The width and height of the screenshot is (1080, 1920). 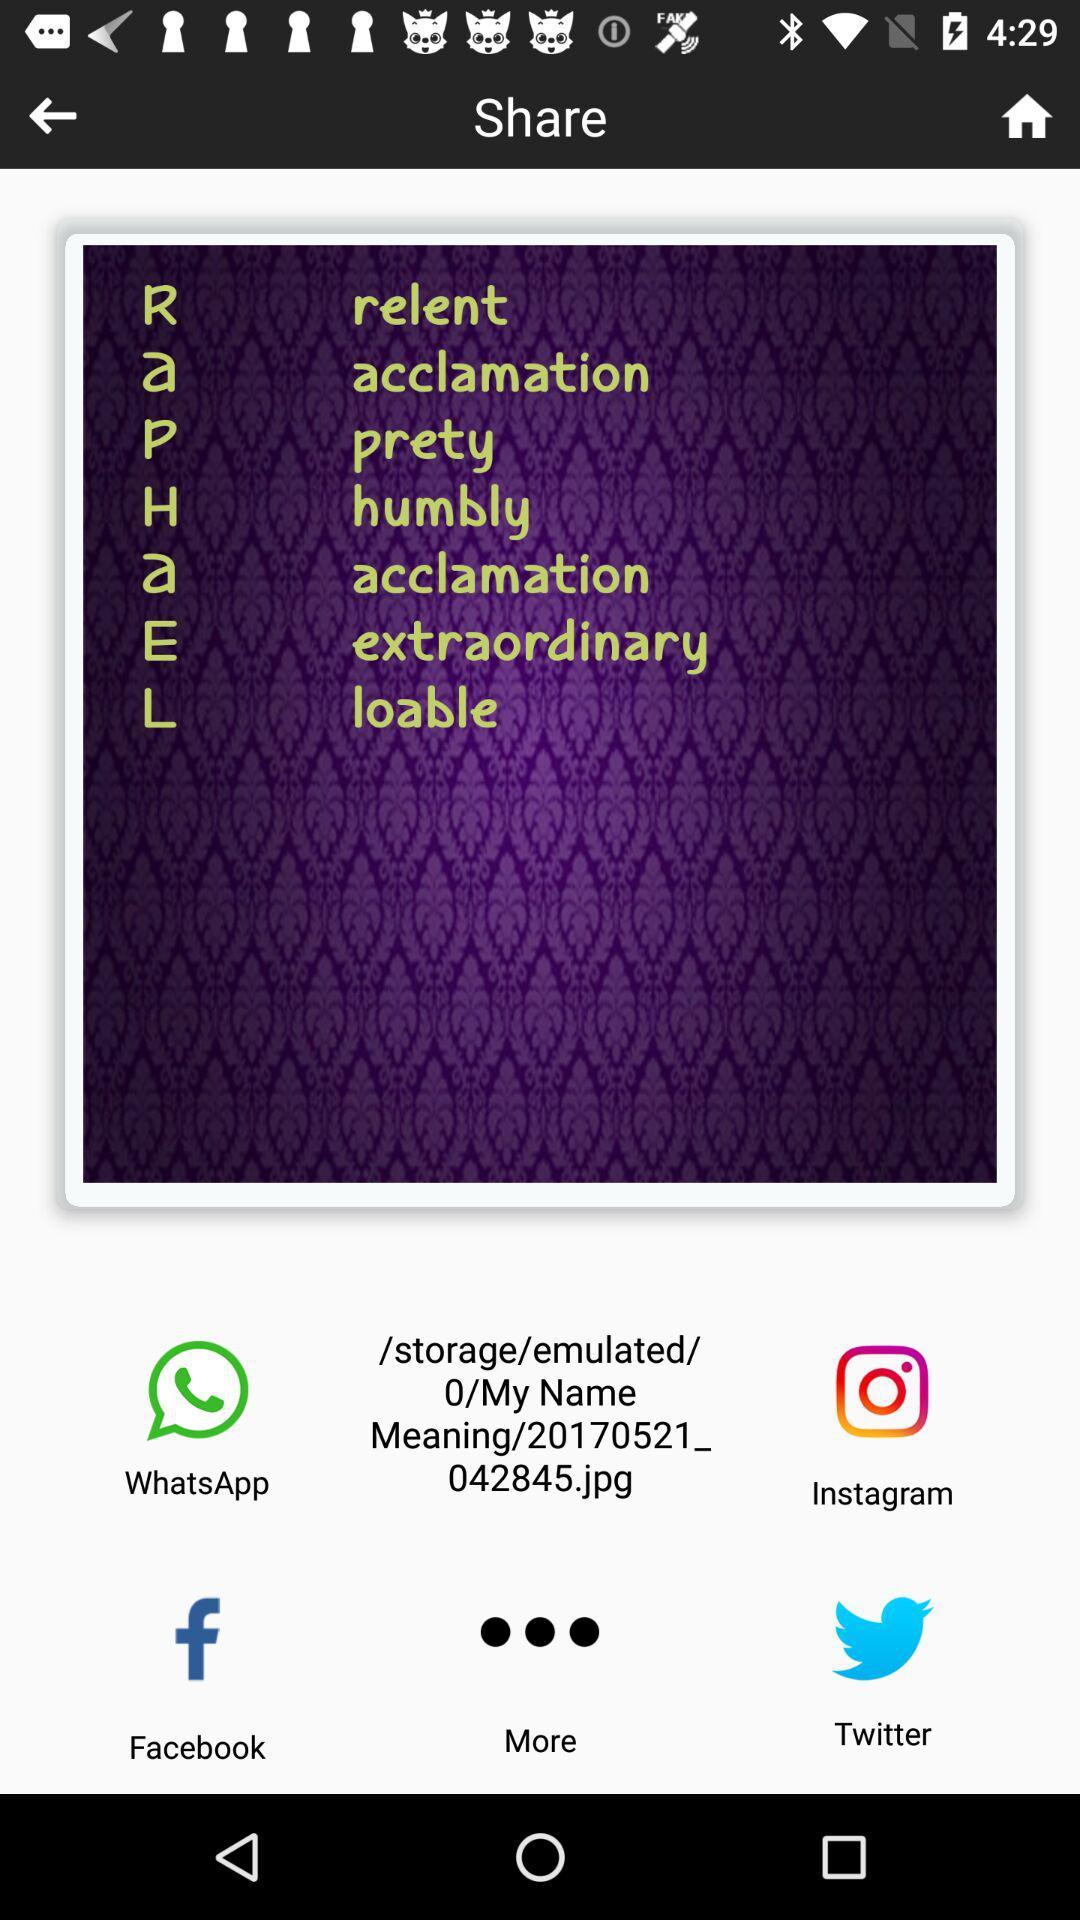 What do you see at coordinates (881, 1390) in the screenshot?
I see `instagram` at bounding box center [881, 1390].